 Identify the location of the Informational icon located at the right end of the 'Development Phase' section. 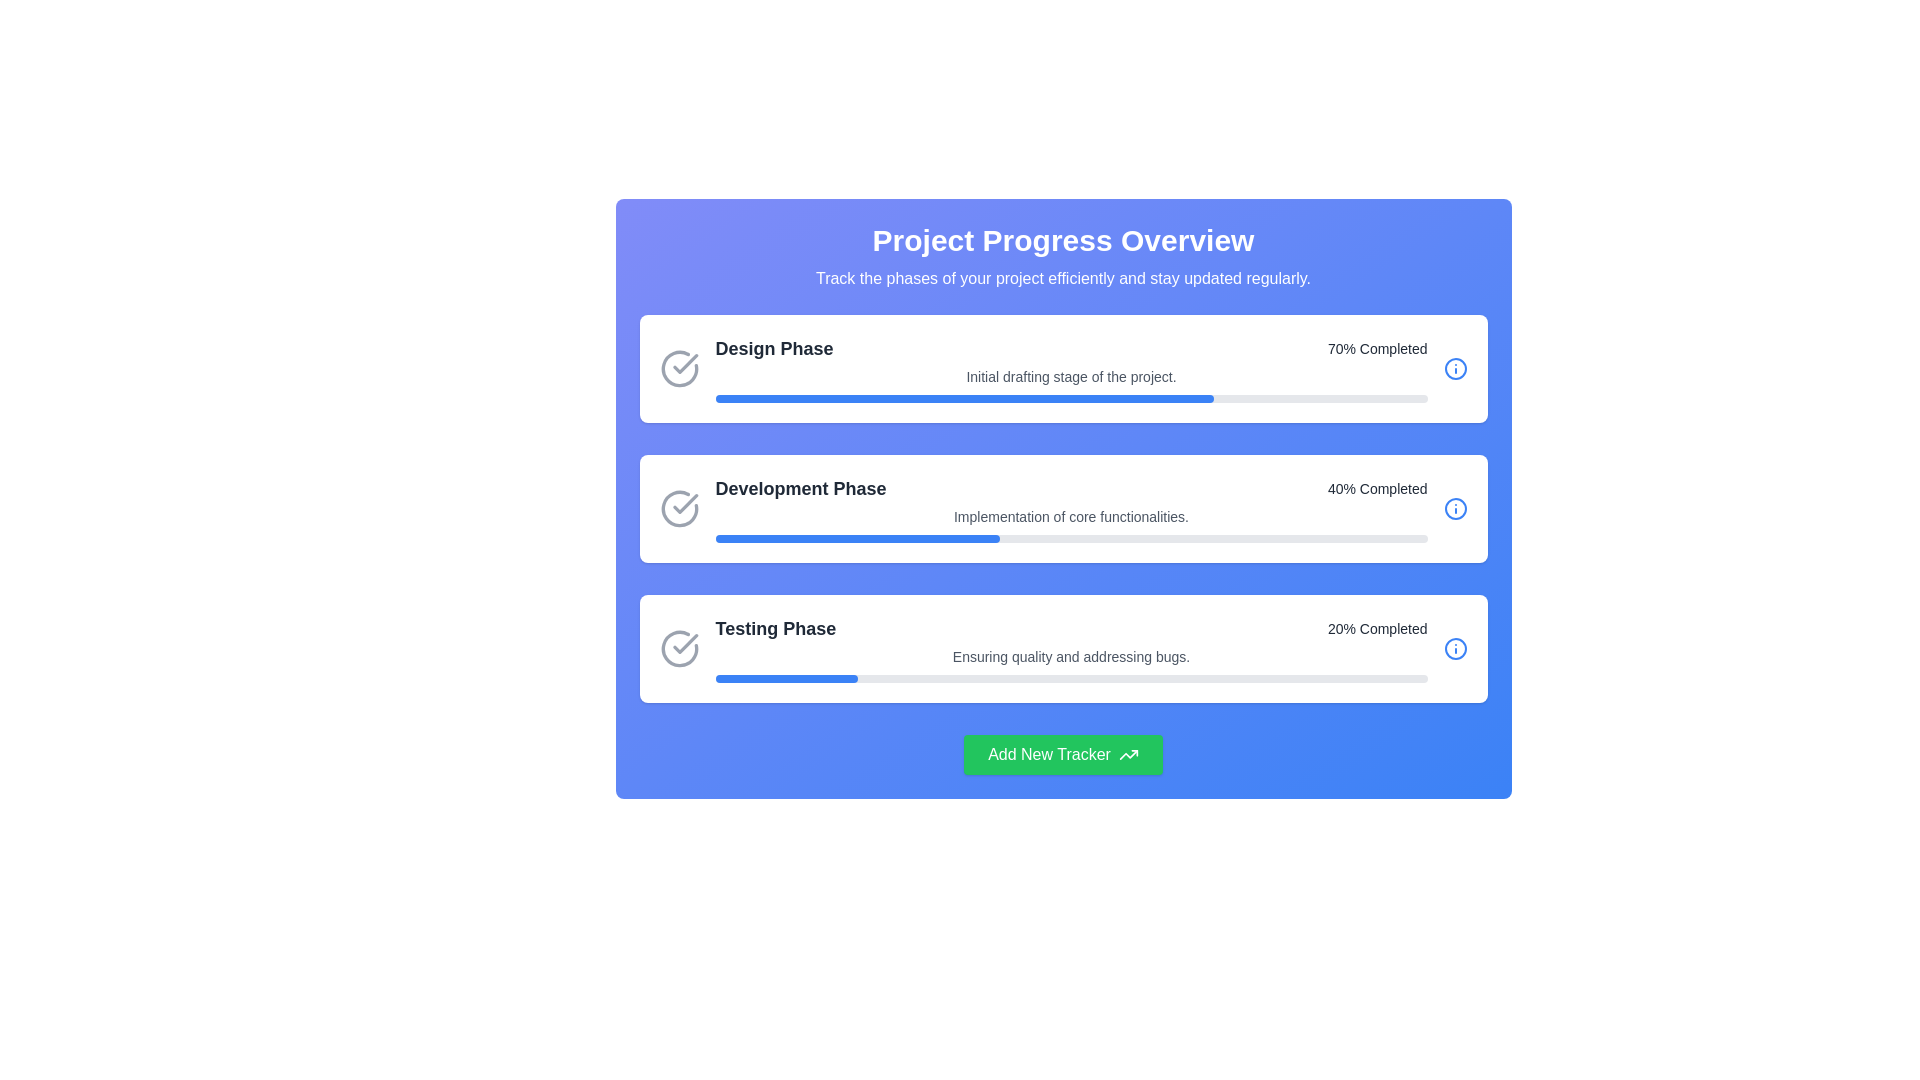
(1455, 508).